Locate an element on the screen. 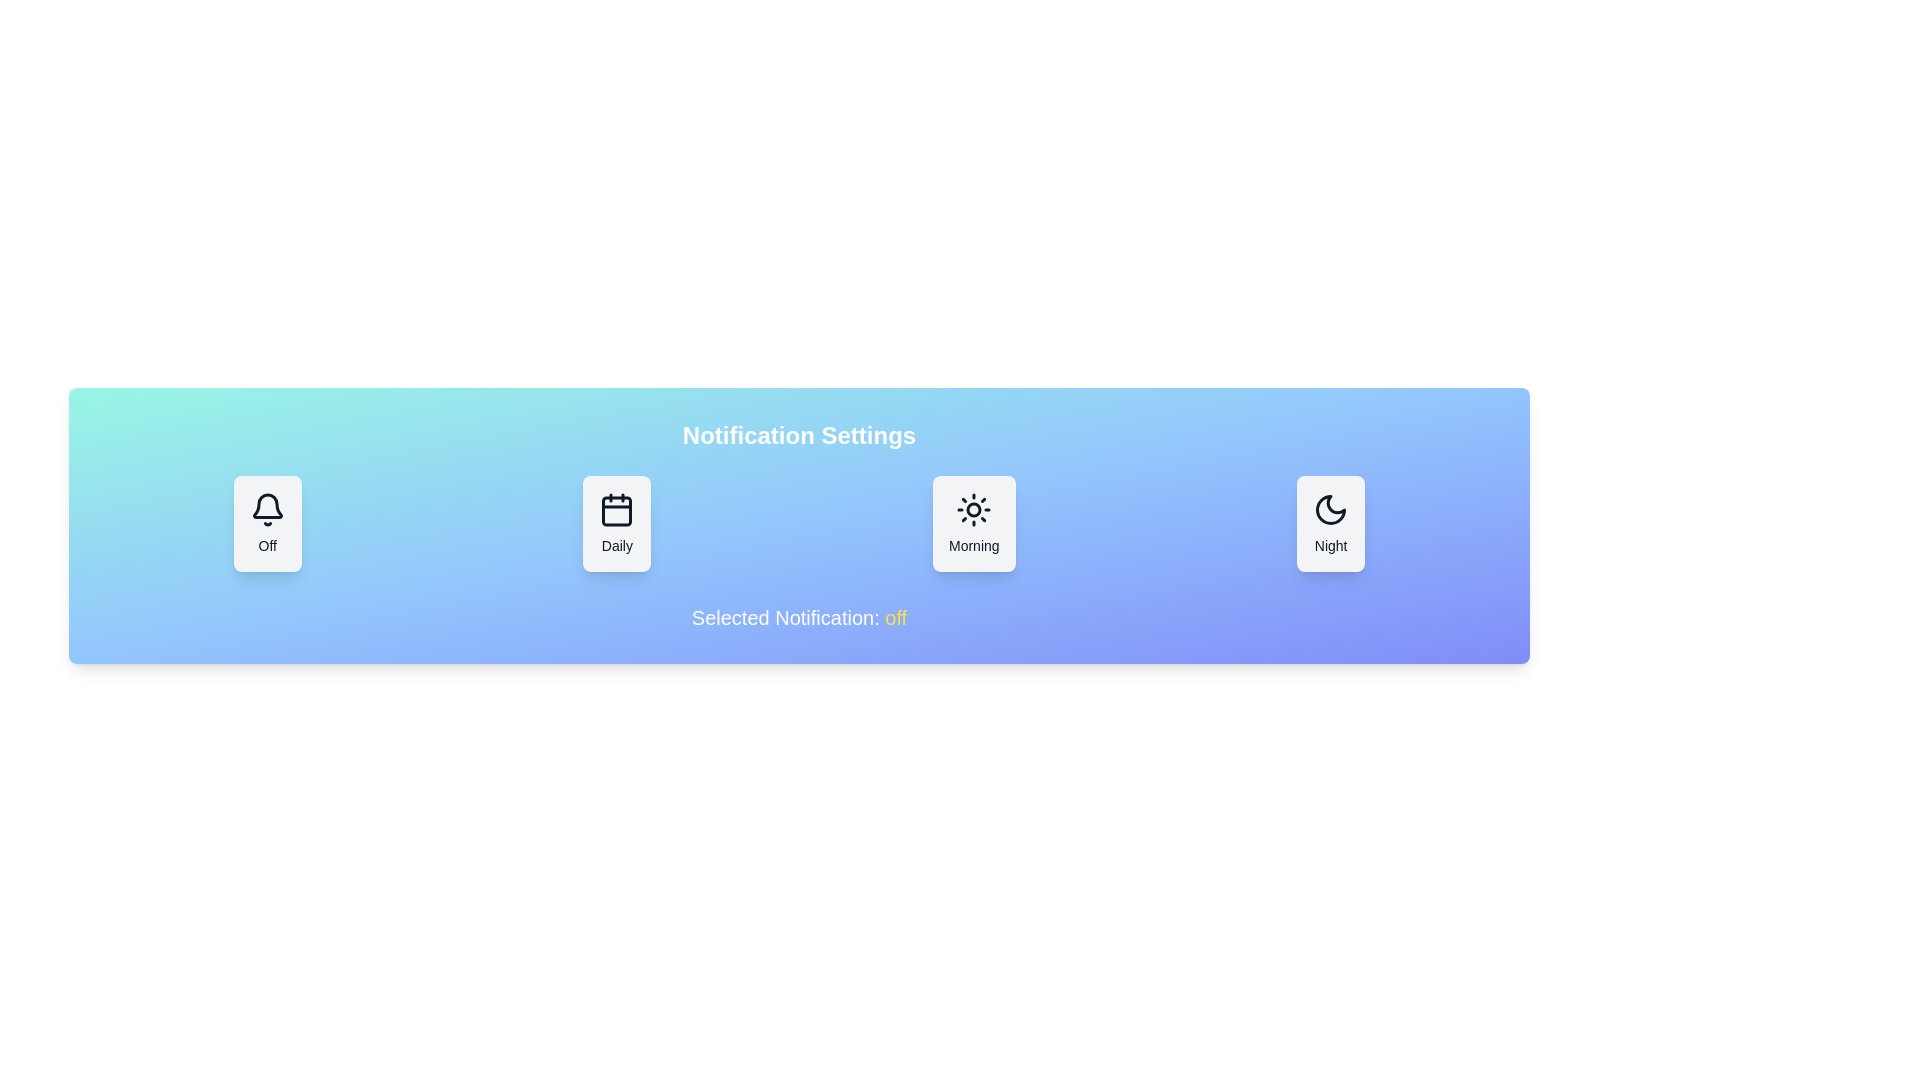  the notification setting to Daily is located at coordinates (616, 523).